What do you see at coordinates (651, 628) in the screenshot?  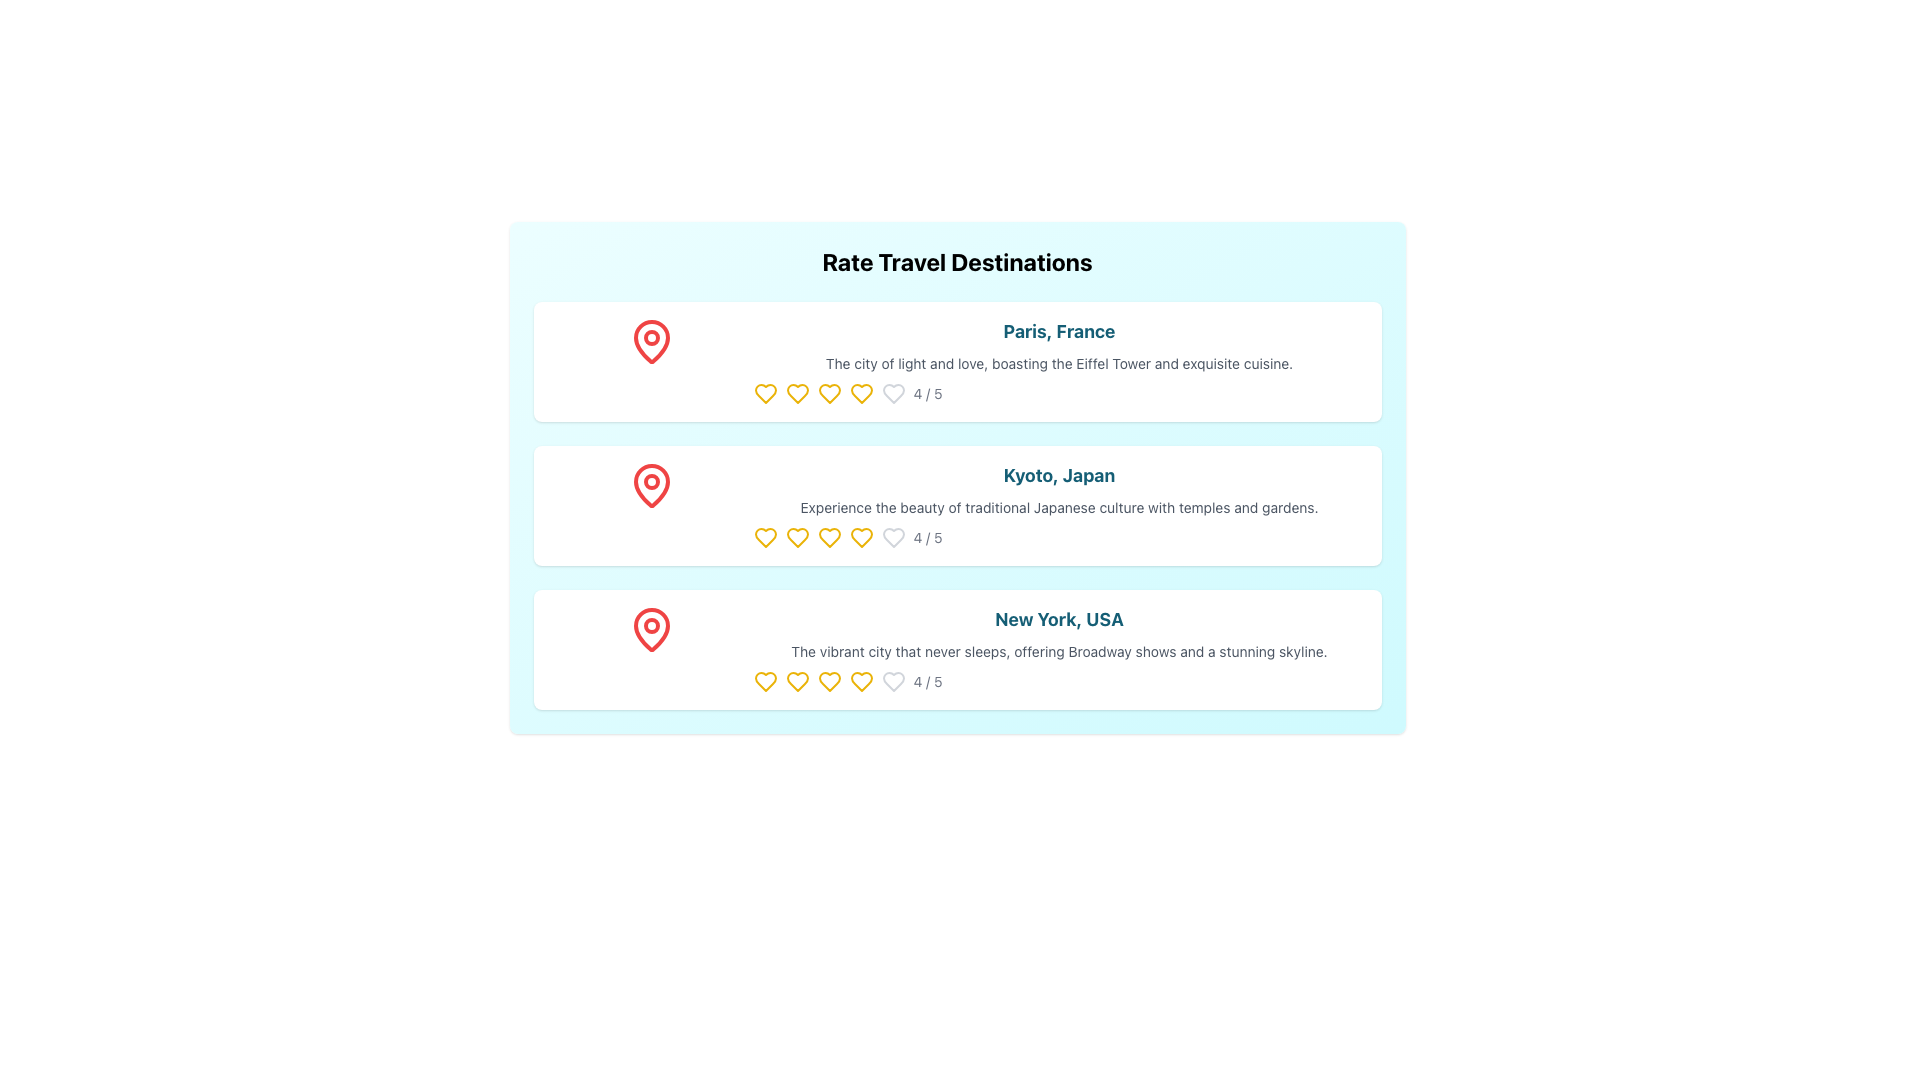 I see `the red map pin icon representing the first travel destination in the last section for 'New York, USA'` at bounding box center [651, 628].